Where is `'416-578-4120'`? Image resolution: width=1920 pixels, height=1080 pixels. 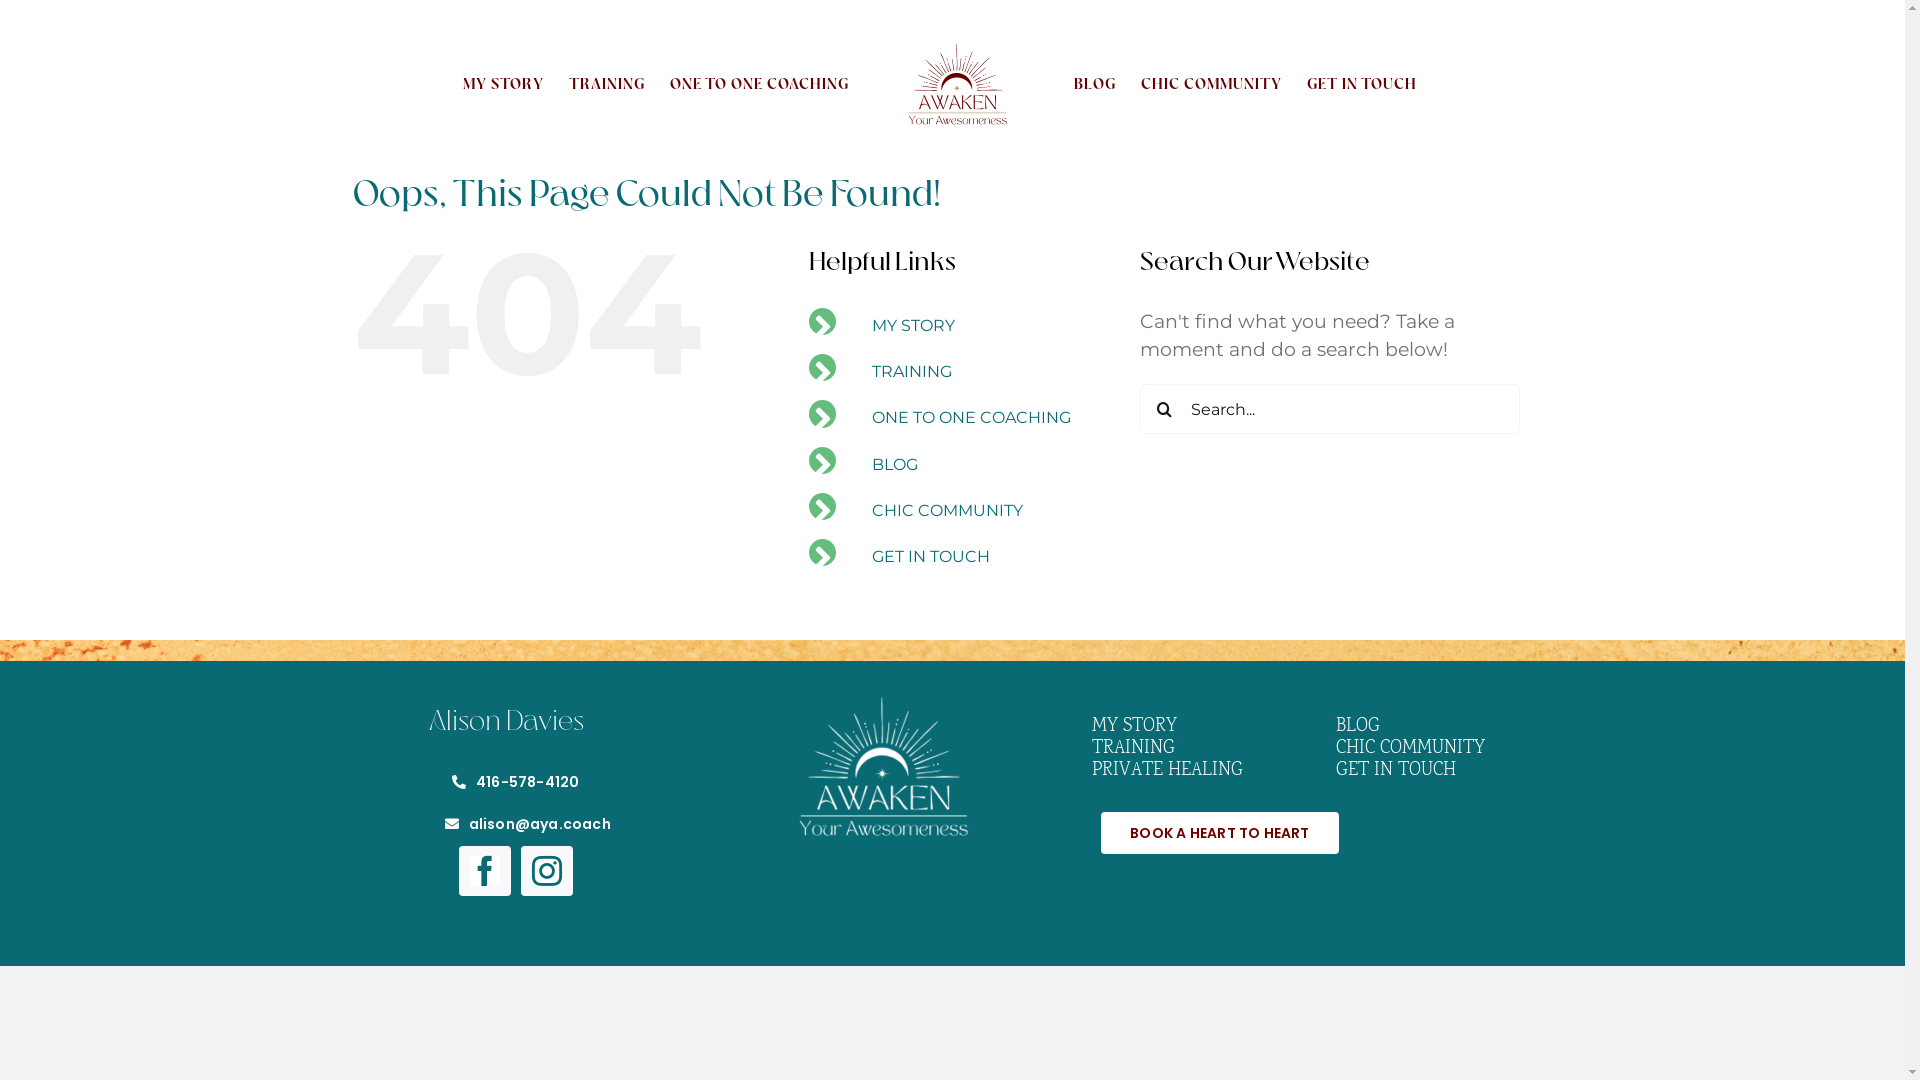 '416-578-4120' is located at coordinates (421, 781).